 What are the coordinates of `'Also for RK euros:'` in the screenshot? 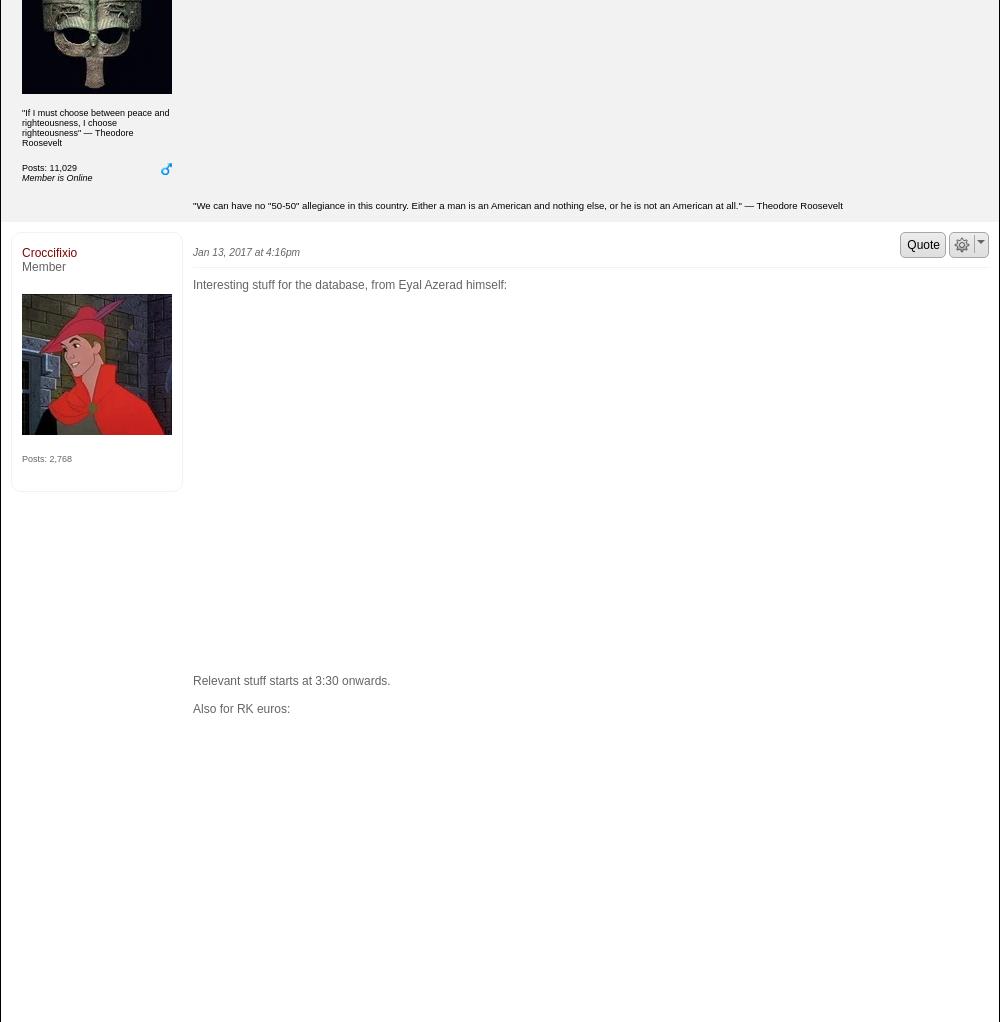 It's located at (192, 708).